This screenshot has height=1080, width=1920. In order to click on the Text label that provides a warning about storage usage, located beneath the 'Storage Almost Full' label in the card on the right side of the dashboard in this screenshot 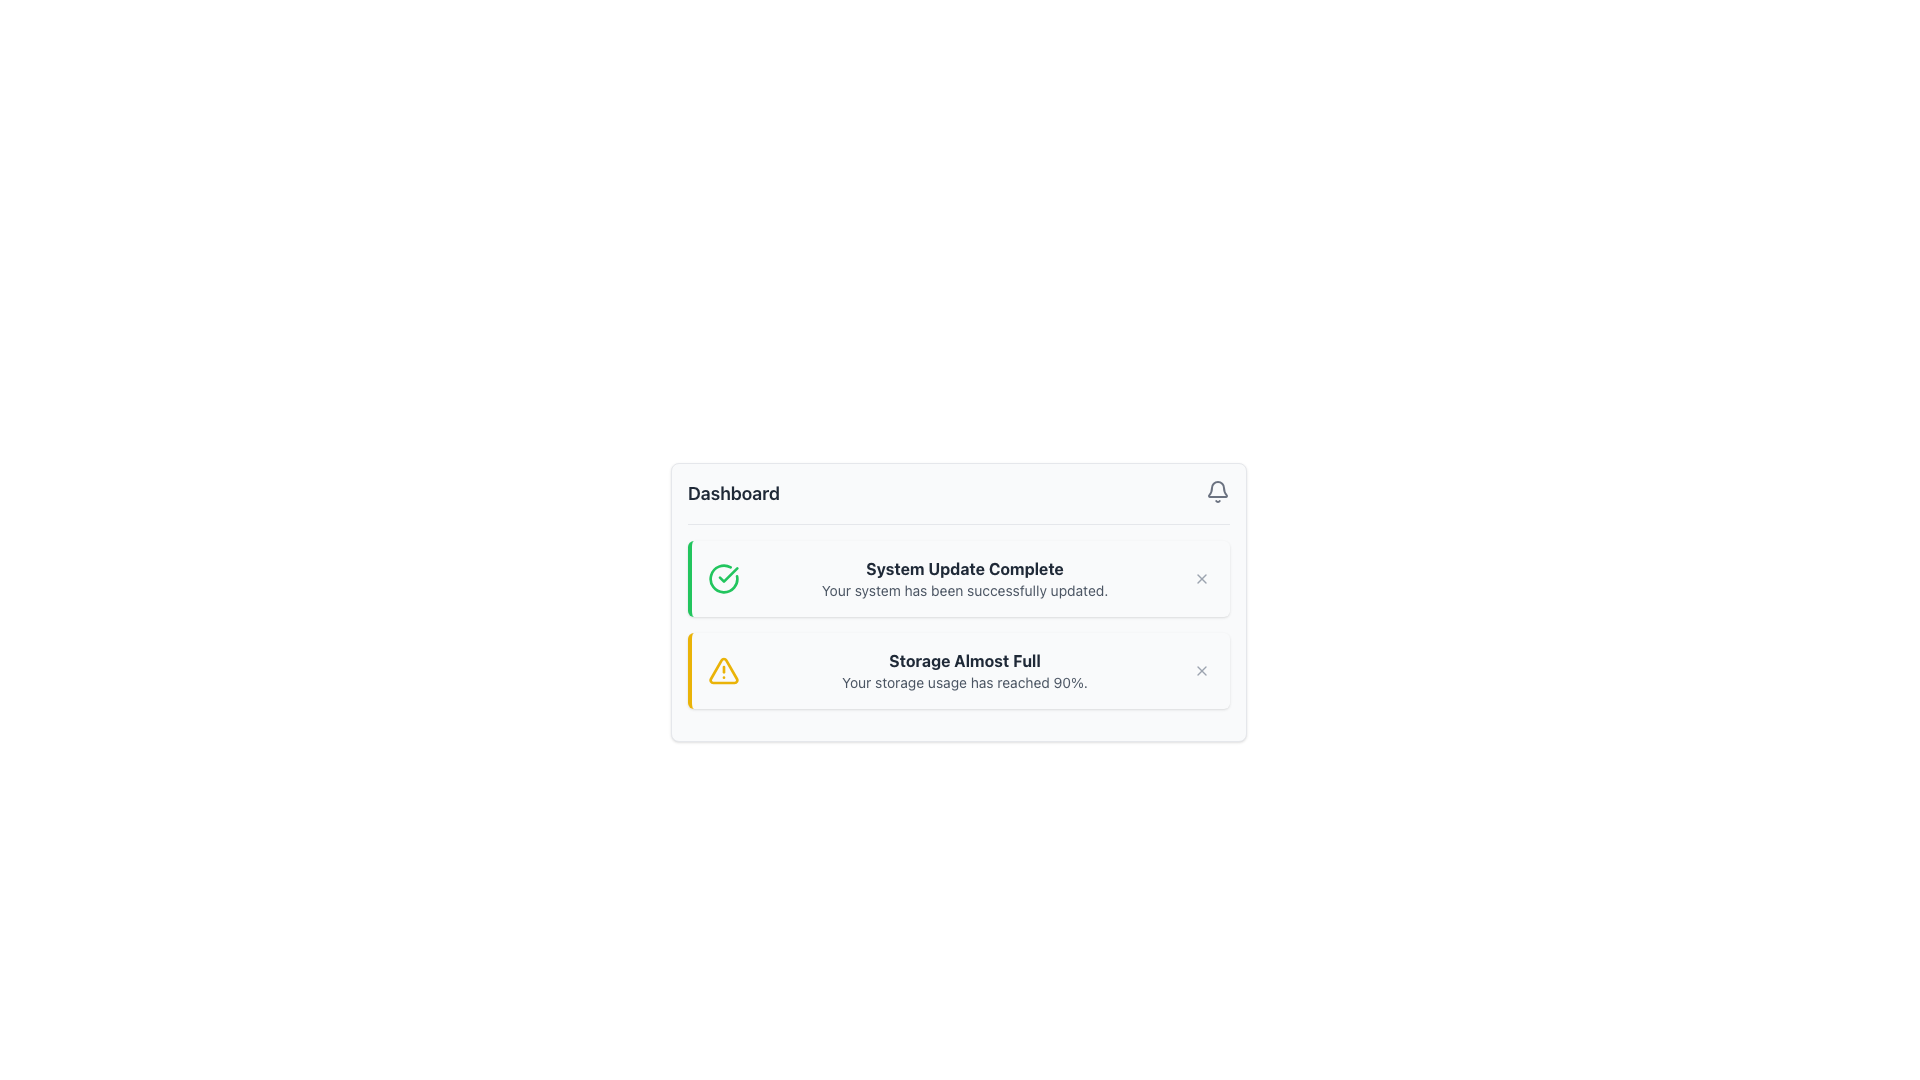, I will do `click(964, 681)`.